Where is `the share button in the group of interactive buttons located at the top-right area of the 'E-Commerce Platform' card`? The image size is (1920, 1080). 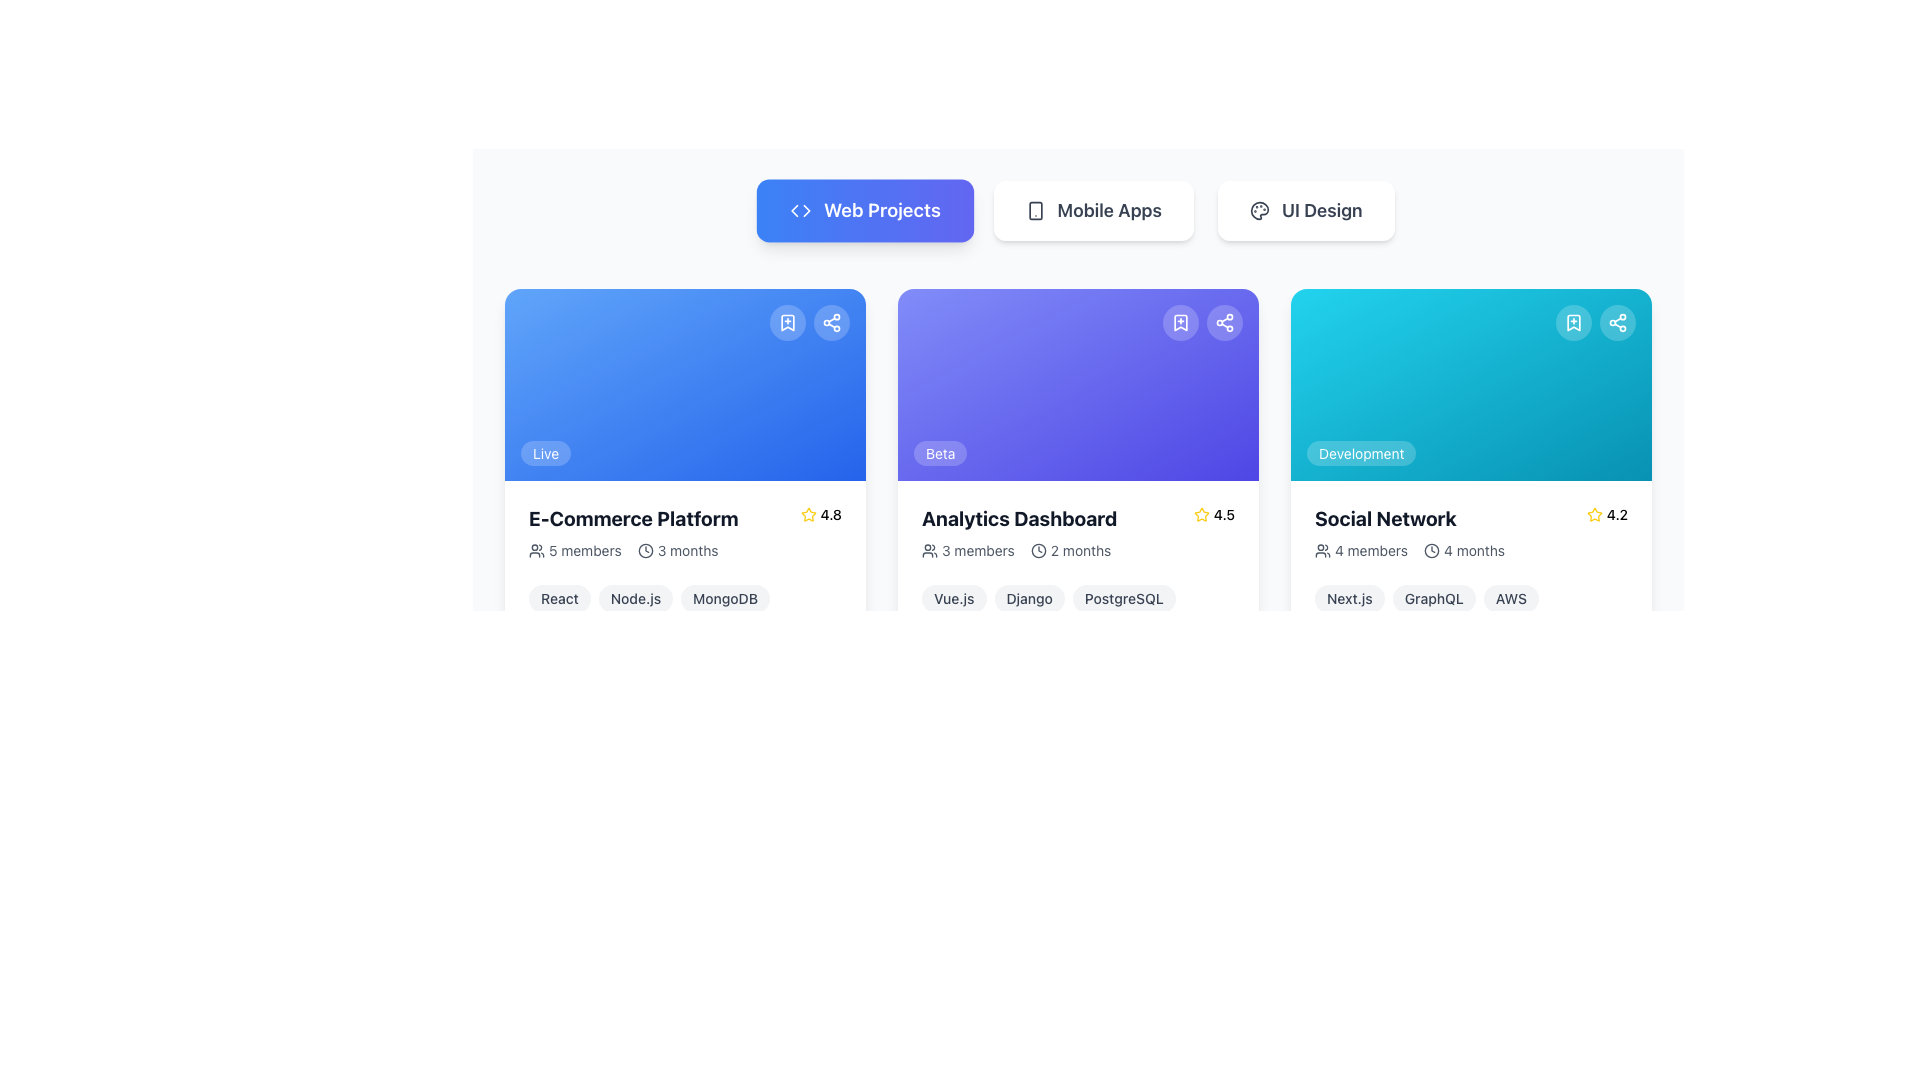
the share button in the group of interactive buttons located at the top-right area of the 'E-Commerce Platform' card is located at coordinates (810, 322).